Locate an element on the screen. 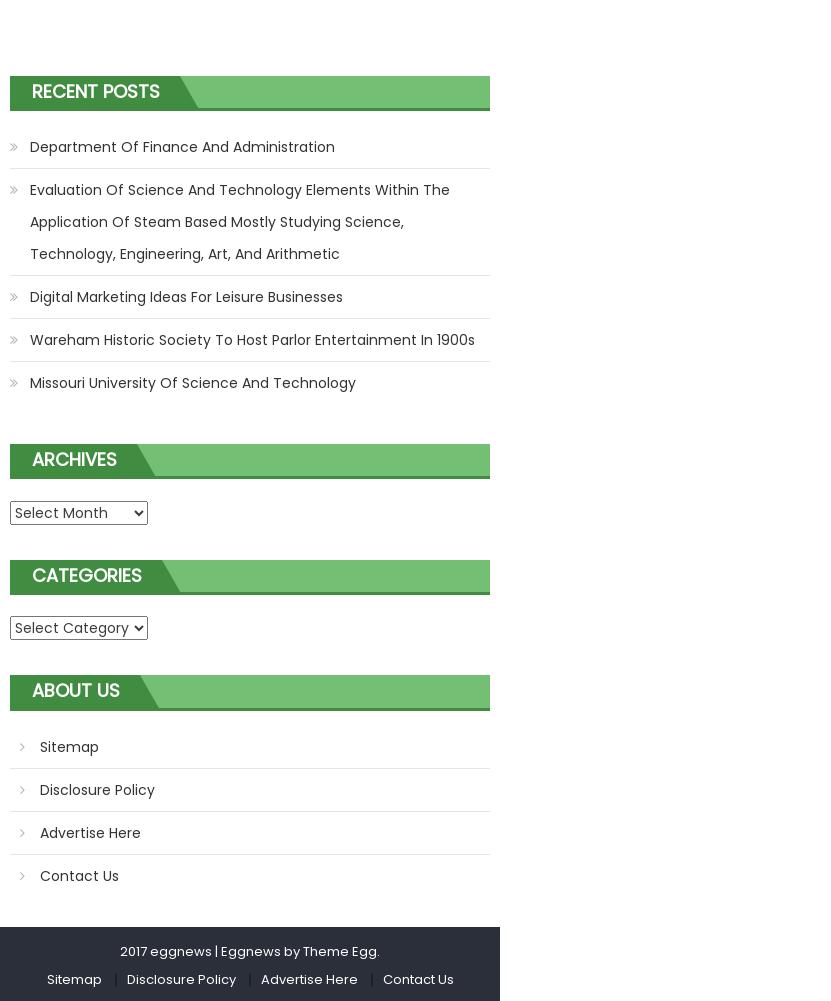 This screenshot has width=831, height=1001. '|' is located at coordinates (214, 949).